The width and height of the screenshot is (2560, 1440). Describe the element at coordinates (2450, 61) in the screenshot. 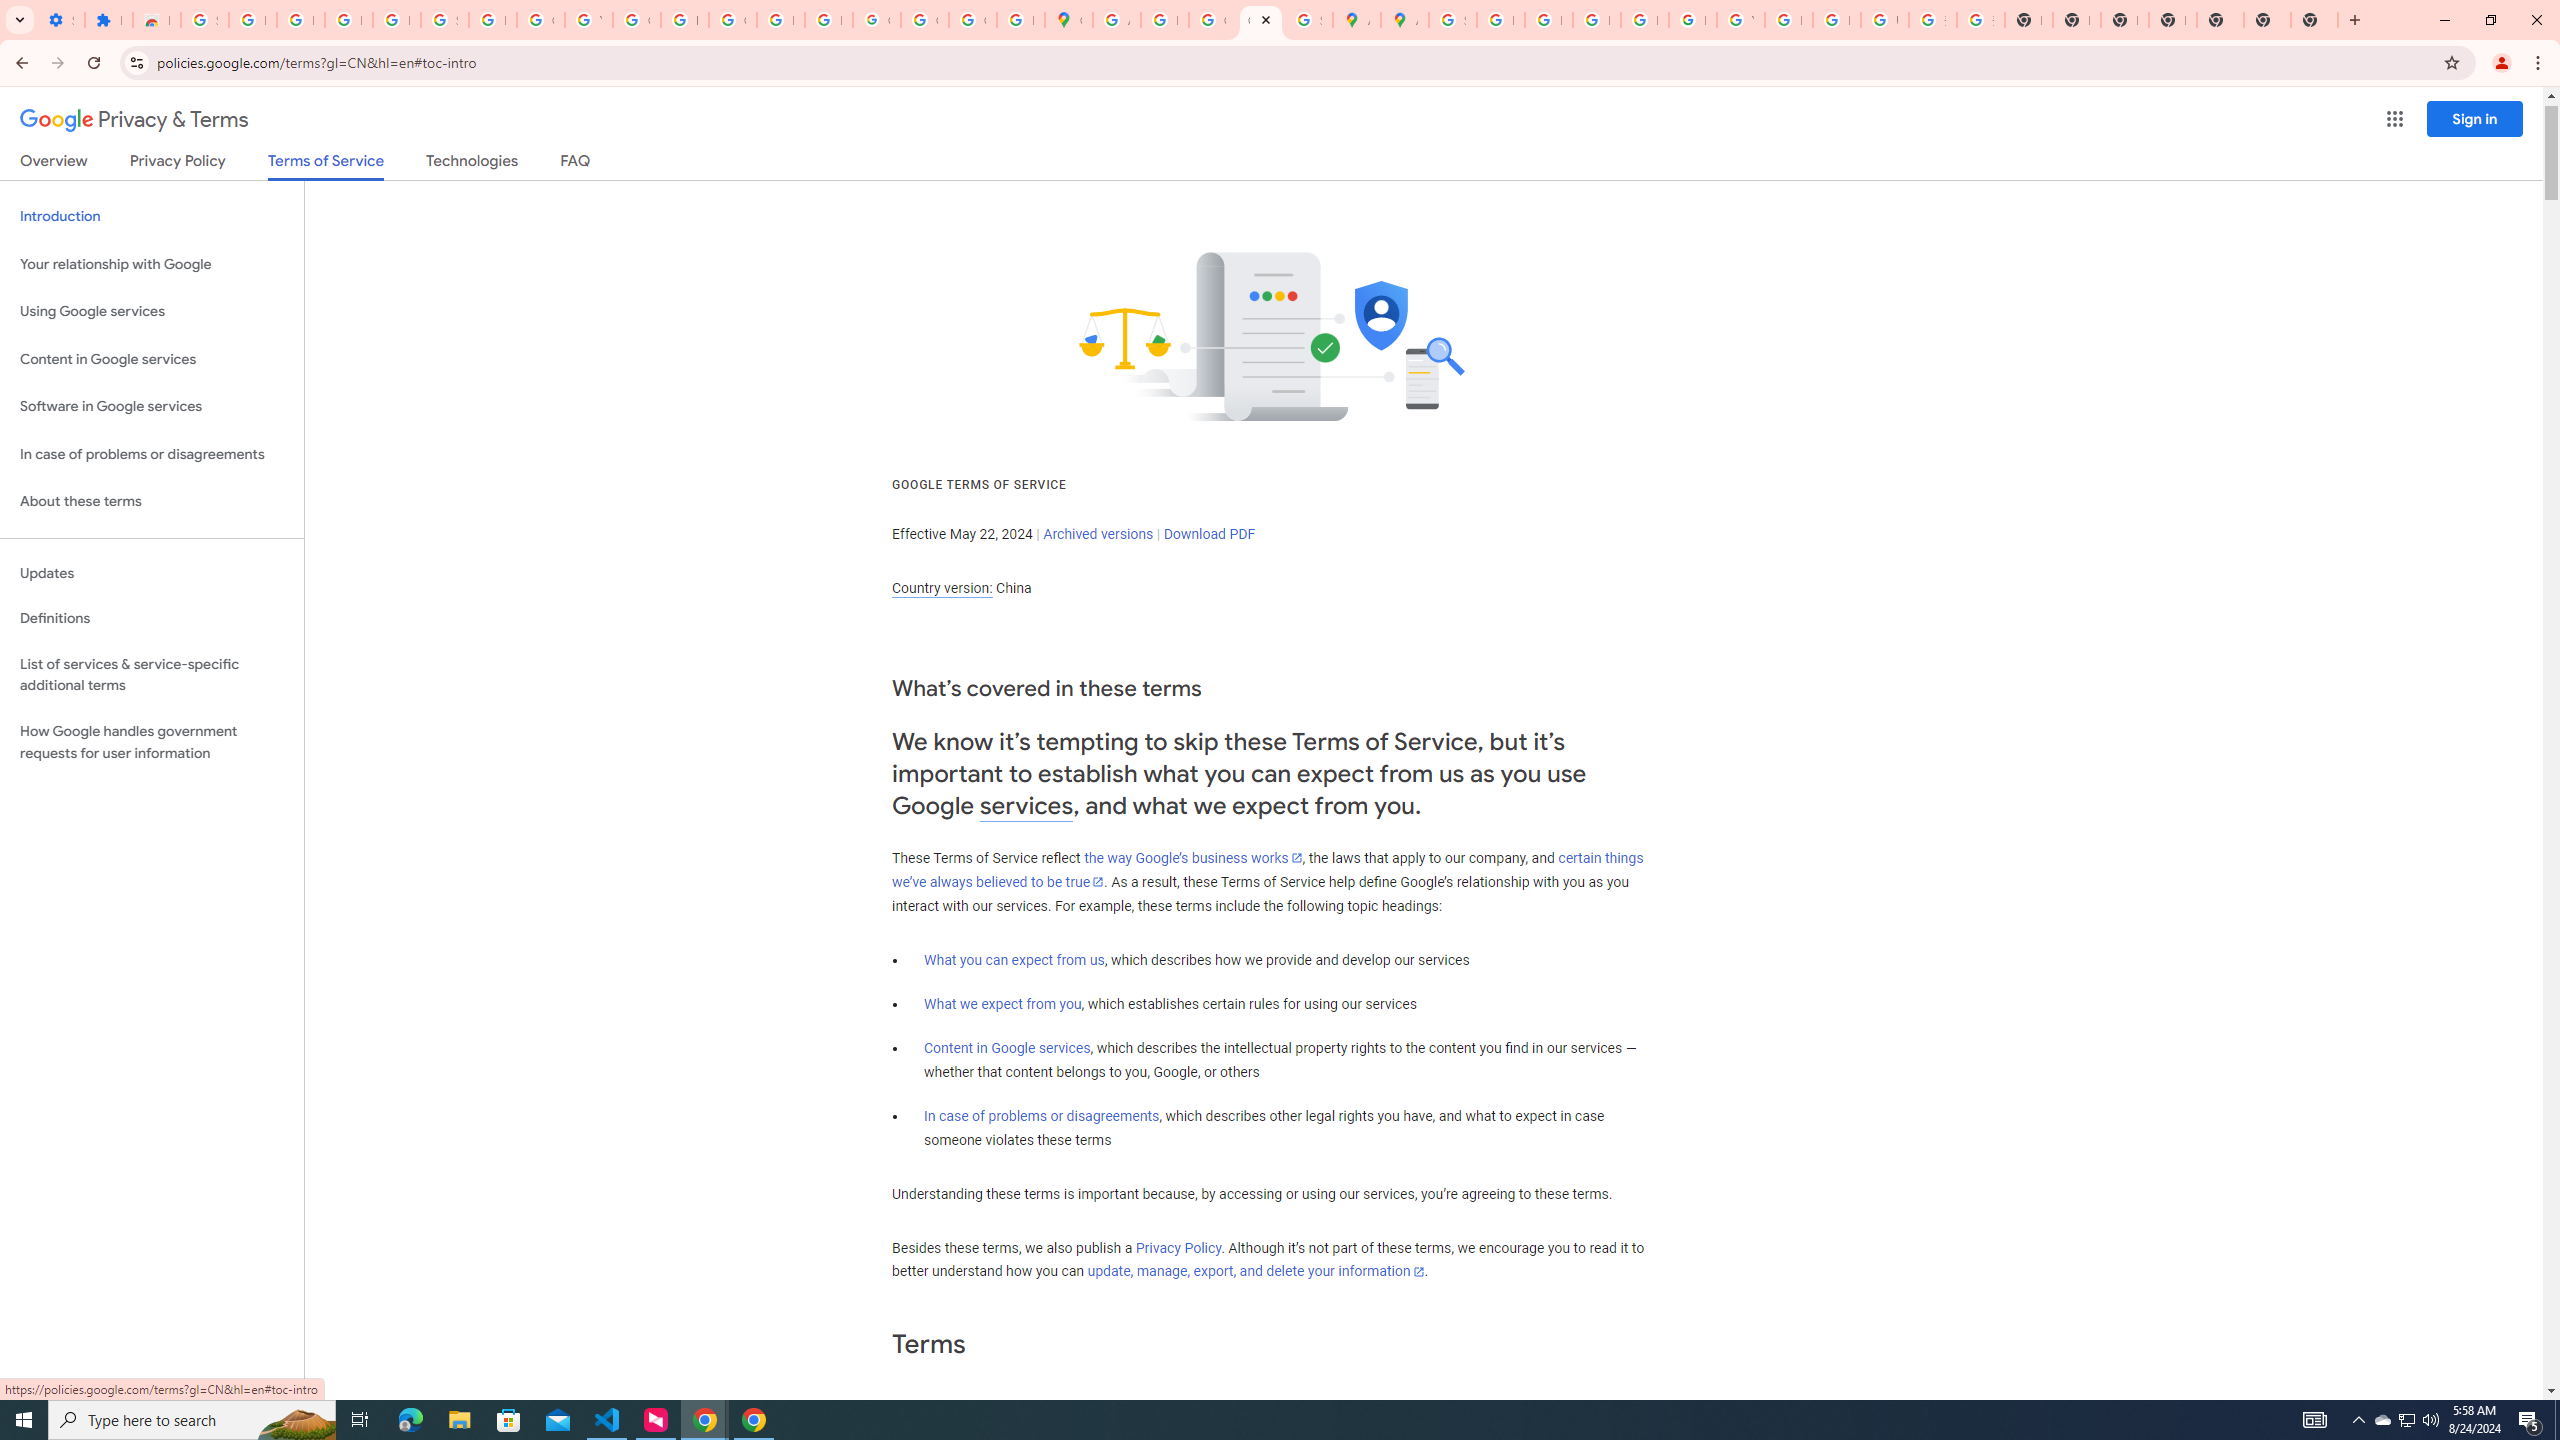

I see `'Bookmark this tab'` at that location.